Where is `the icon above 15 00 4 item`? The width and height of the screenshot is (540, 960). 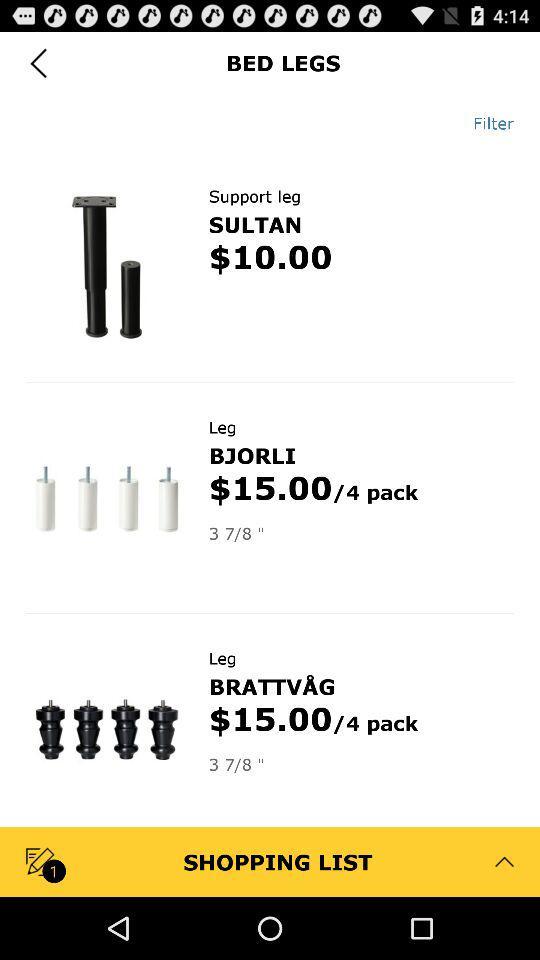
the icon above 15 00 4 item is located at coordinates (271, 686).